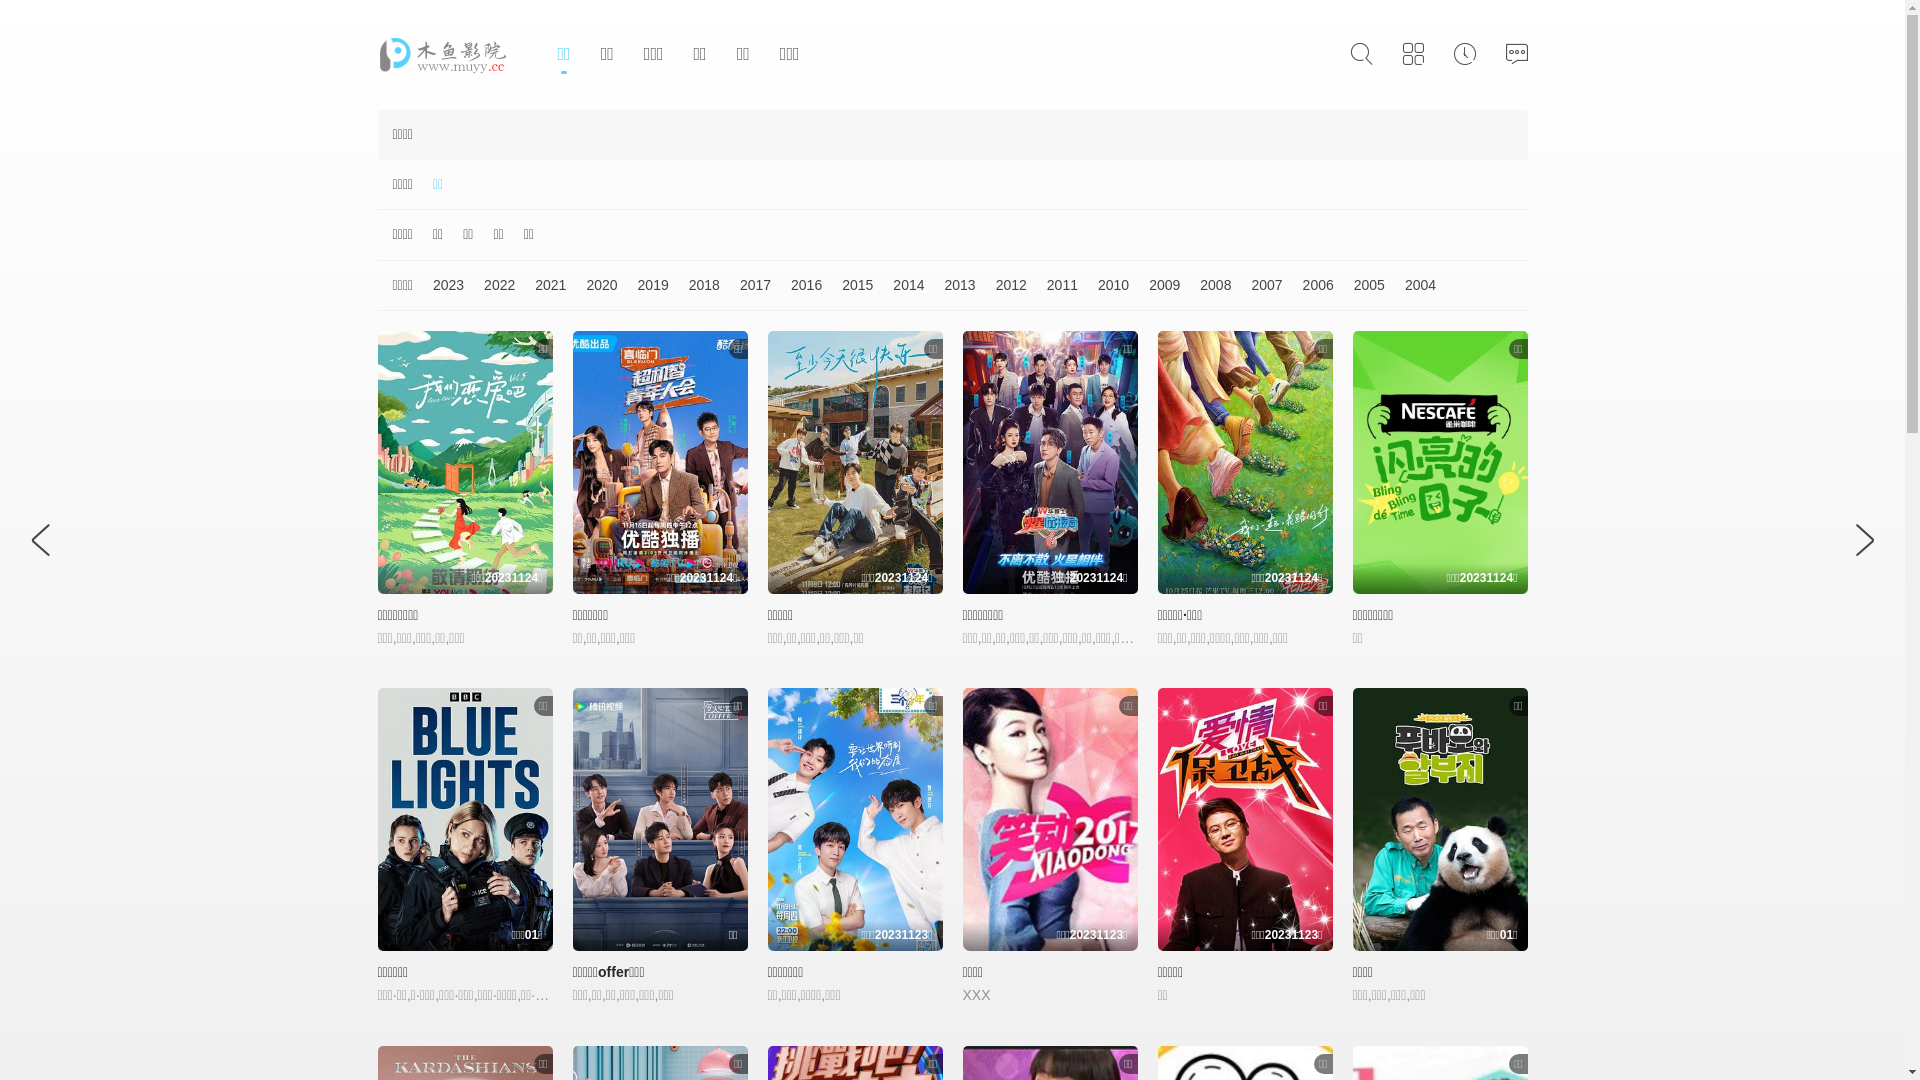 This screenshot has height=1080, width=1920. Describe the element at coordinates (949, 285) in the screenshot. I see `'2013'` at that location.